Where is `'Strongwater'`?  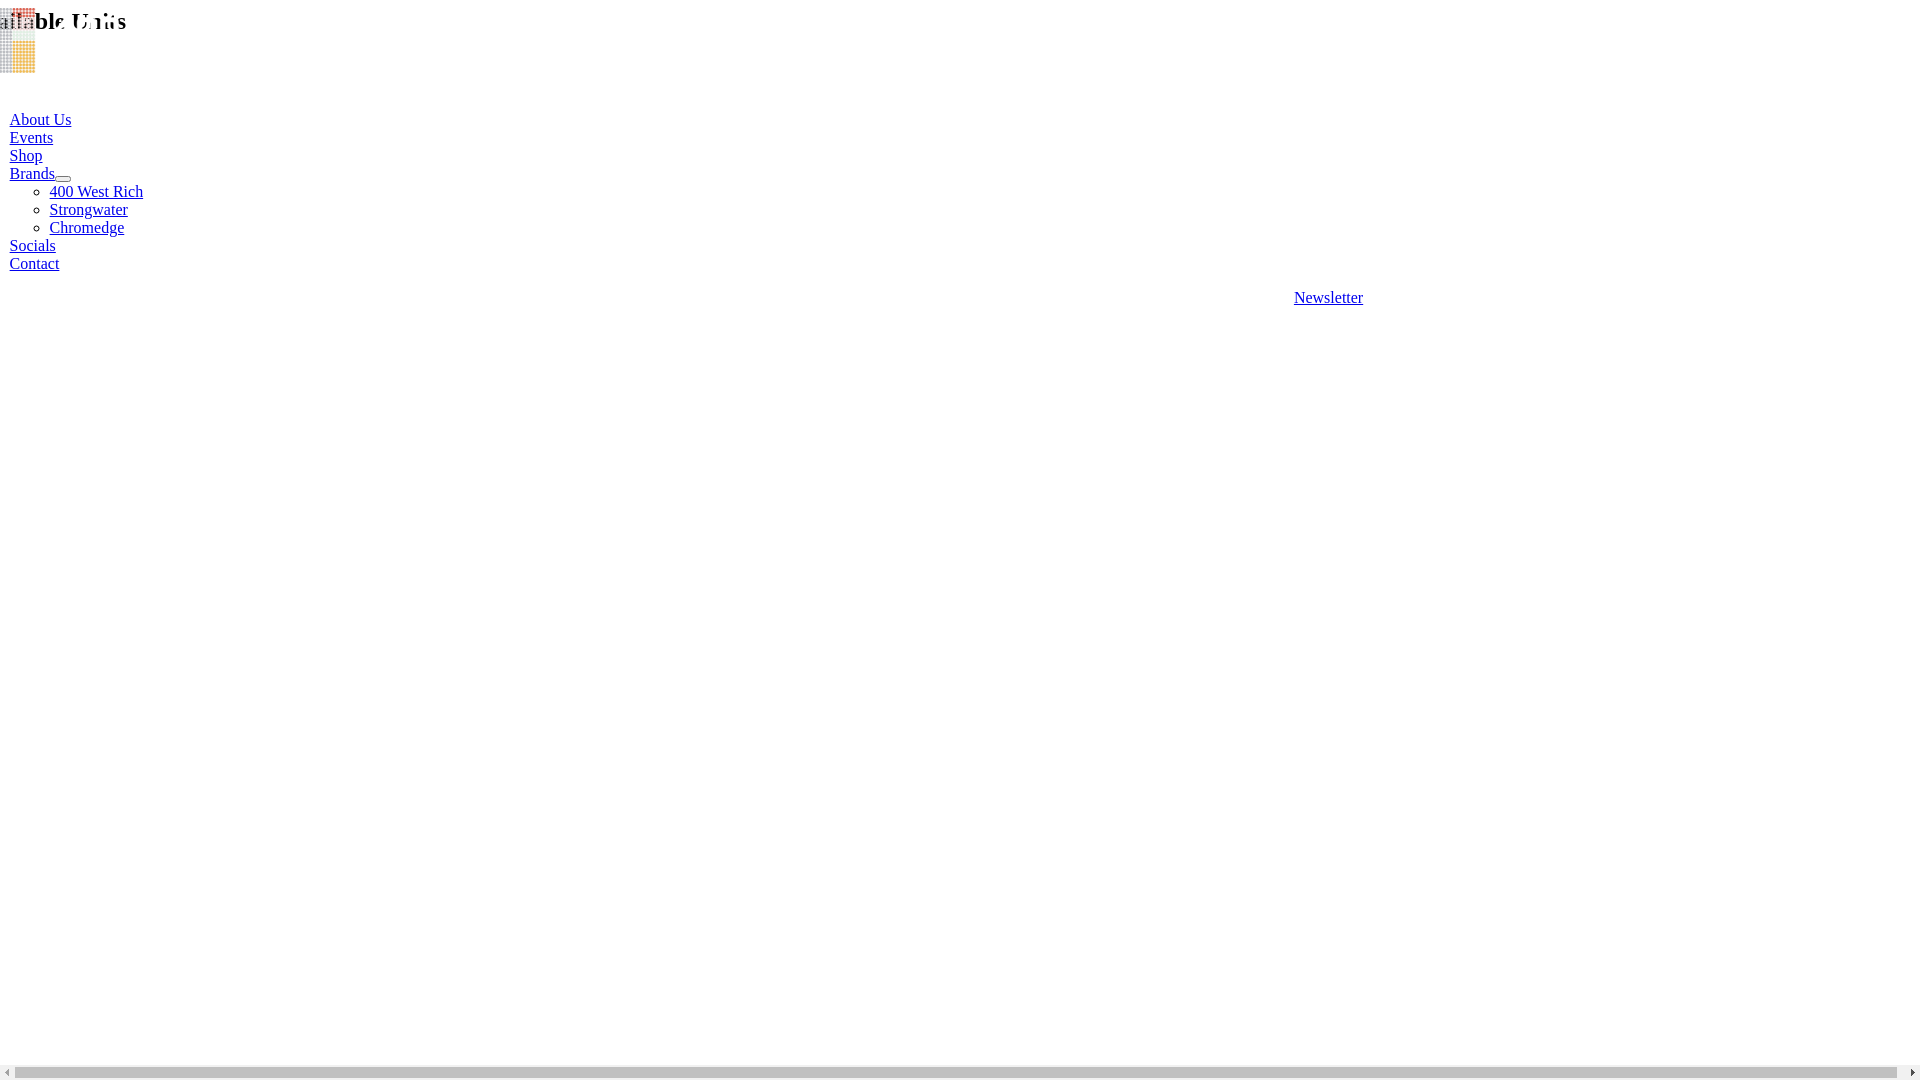
'Strongwater' is located at coordinates (88, 209).